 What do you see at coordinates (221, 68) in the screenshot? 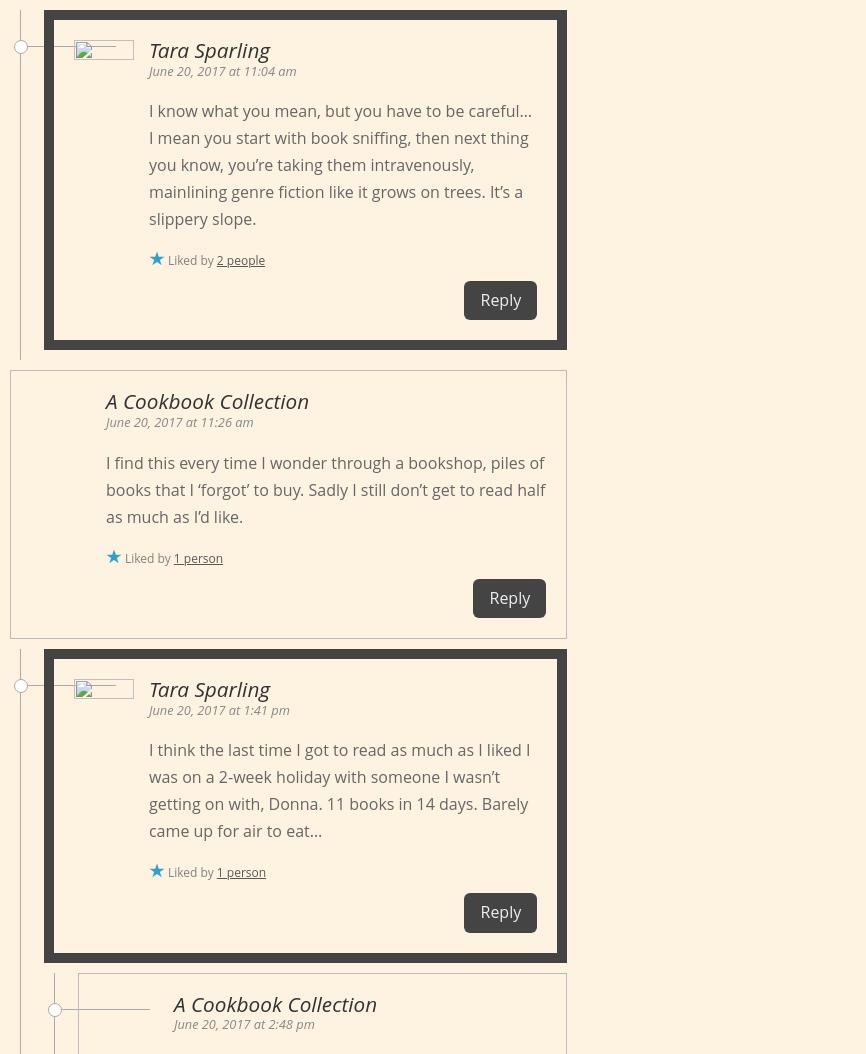
I see `'June 20, 2017 at 11:04 am'` at bounding box center [221, 68].